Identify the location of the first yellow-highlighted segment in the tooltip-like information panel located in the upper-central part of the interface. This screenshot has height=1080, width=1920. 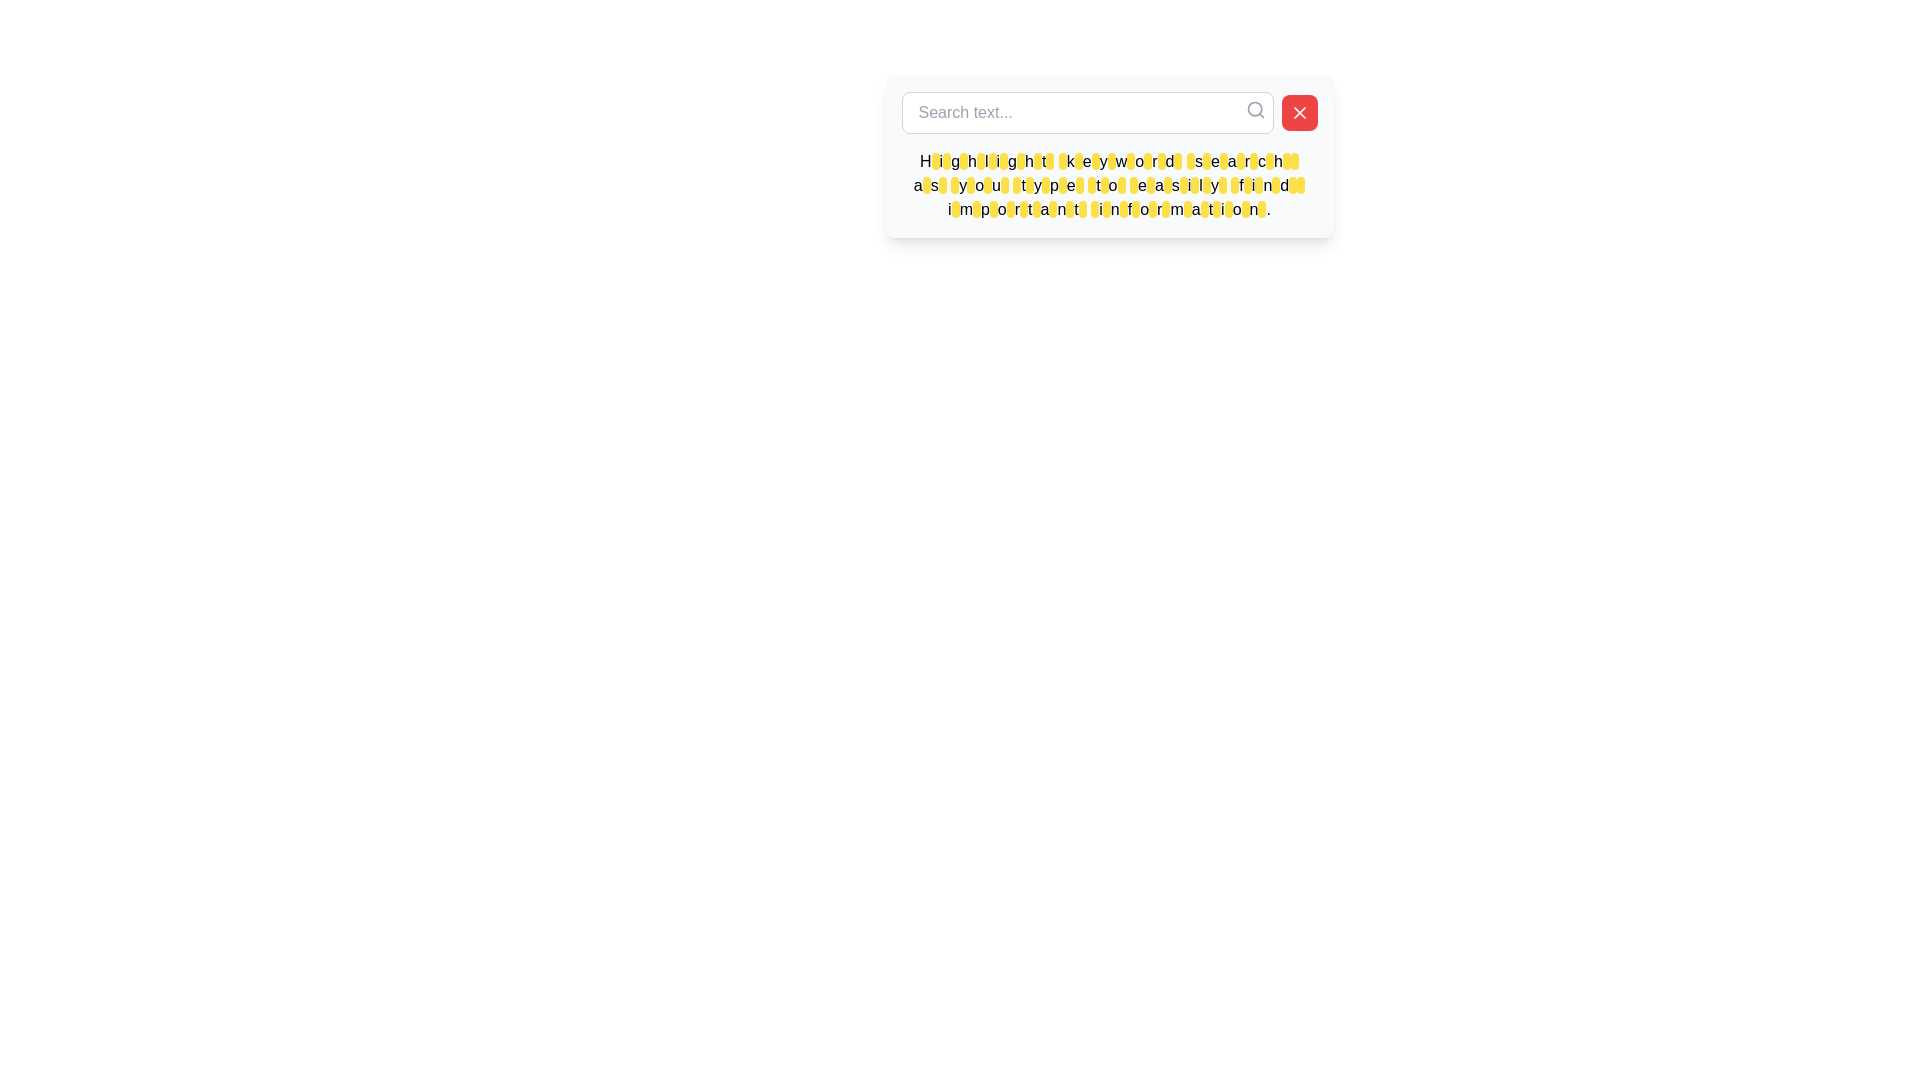
(934, 160).